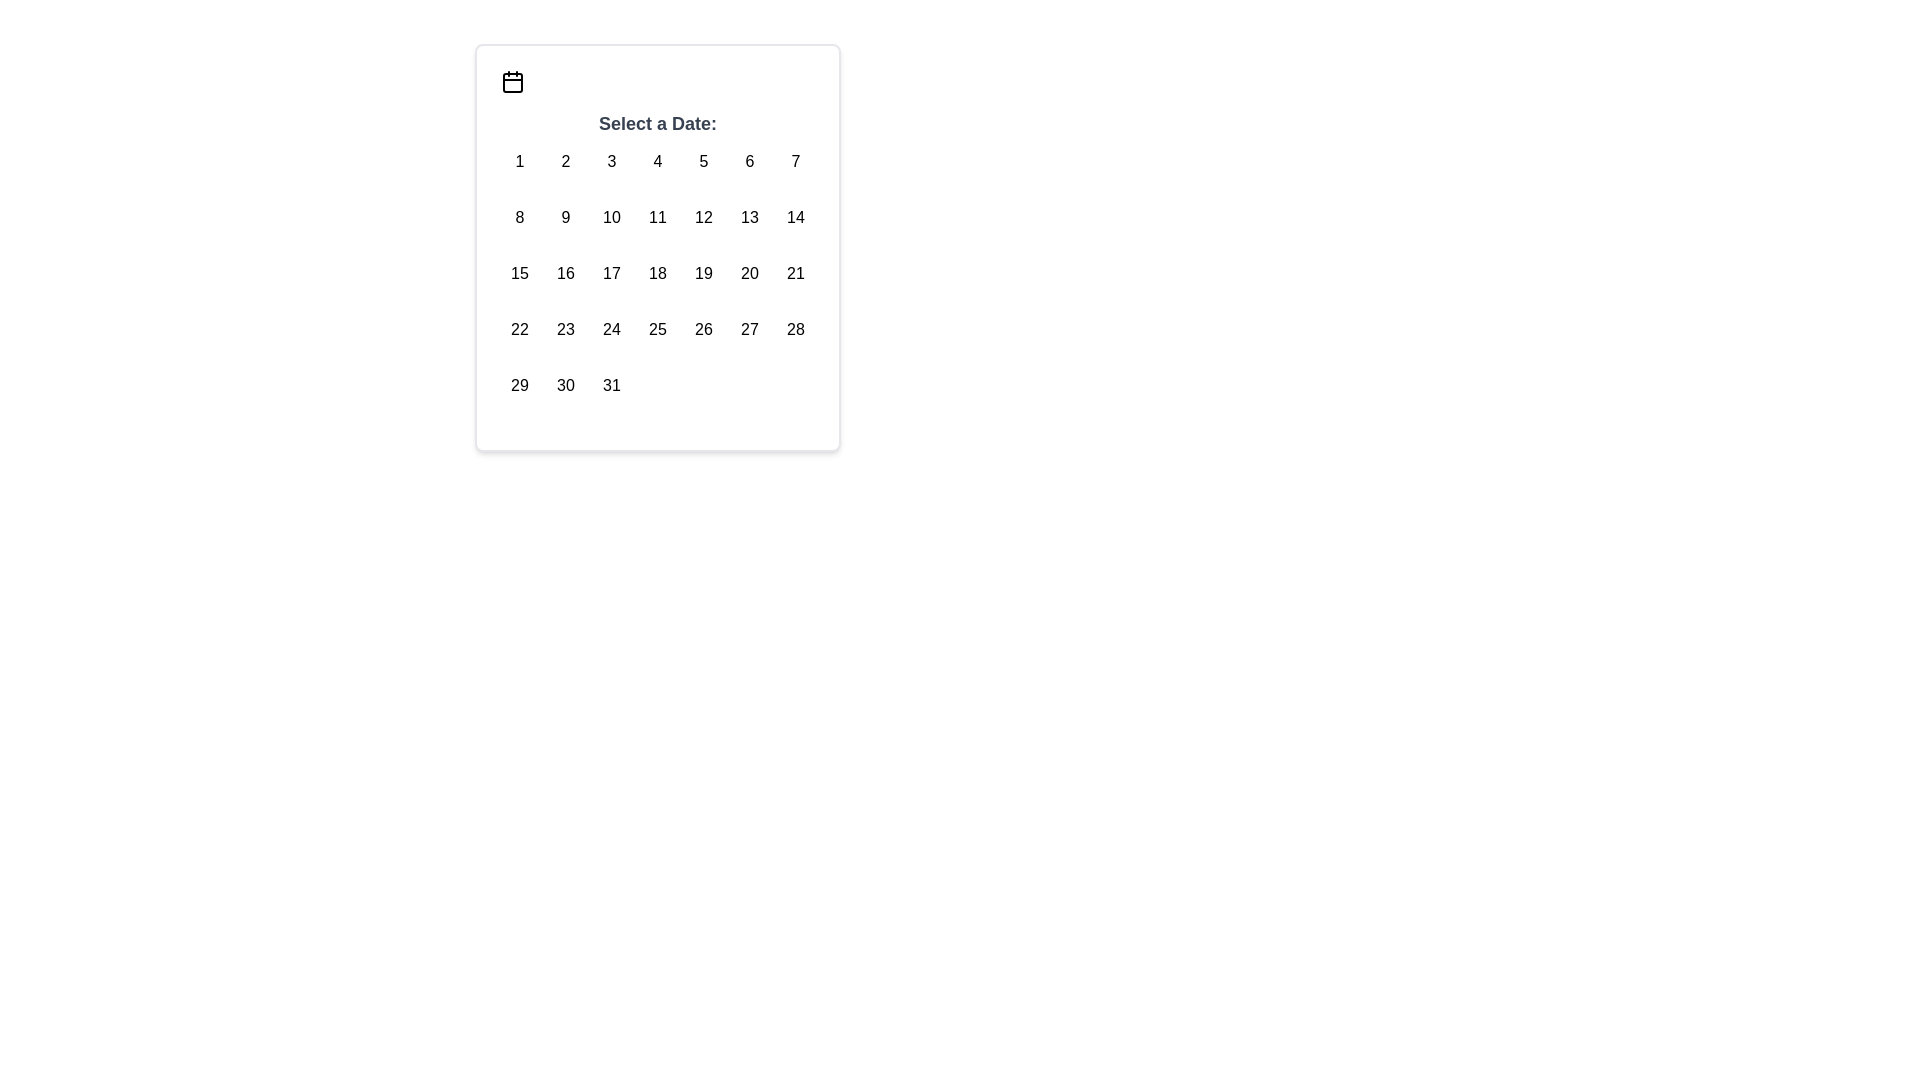 This screenshot has width=1920, height=1080. I want to click on the button displaying the number '28', which is part of a calendar component in the fourth row and seventh column of a grid layout, so click(795, 329).